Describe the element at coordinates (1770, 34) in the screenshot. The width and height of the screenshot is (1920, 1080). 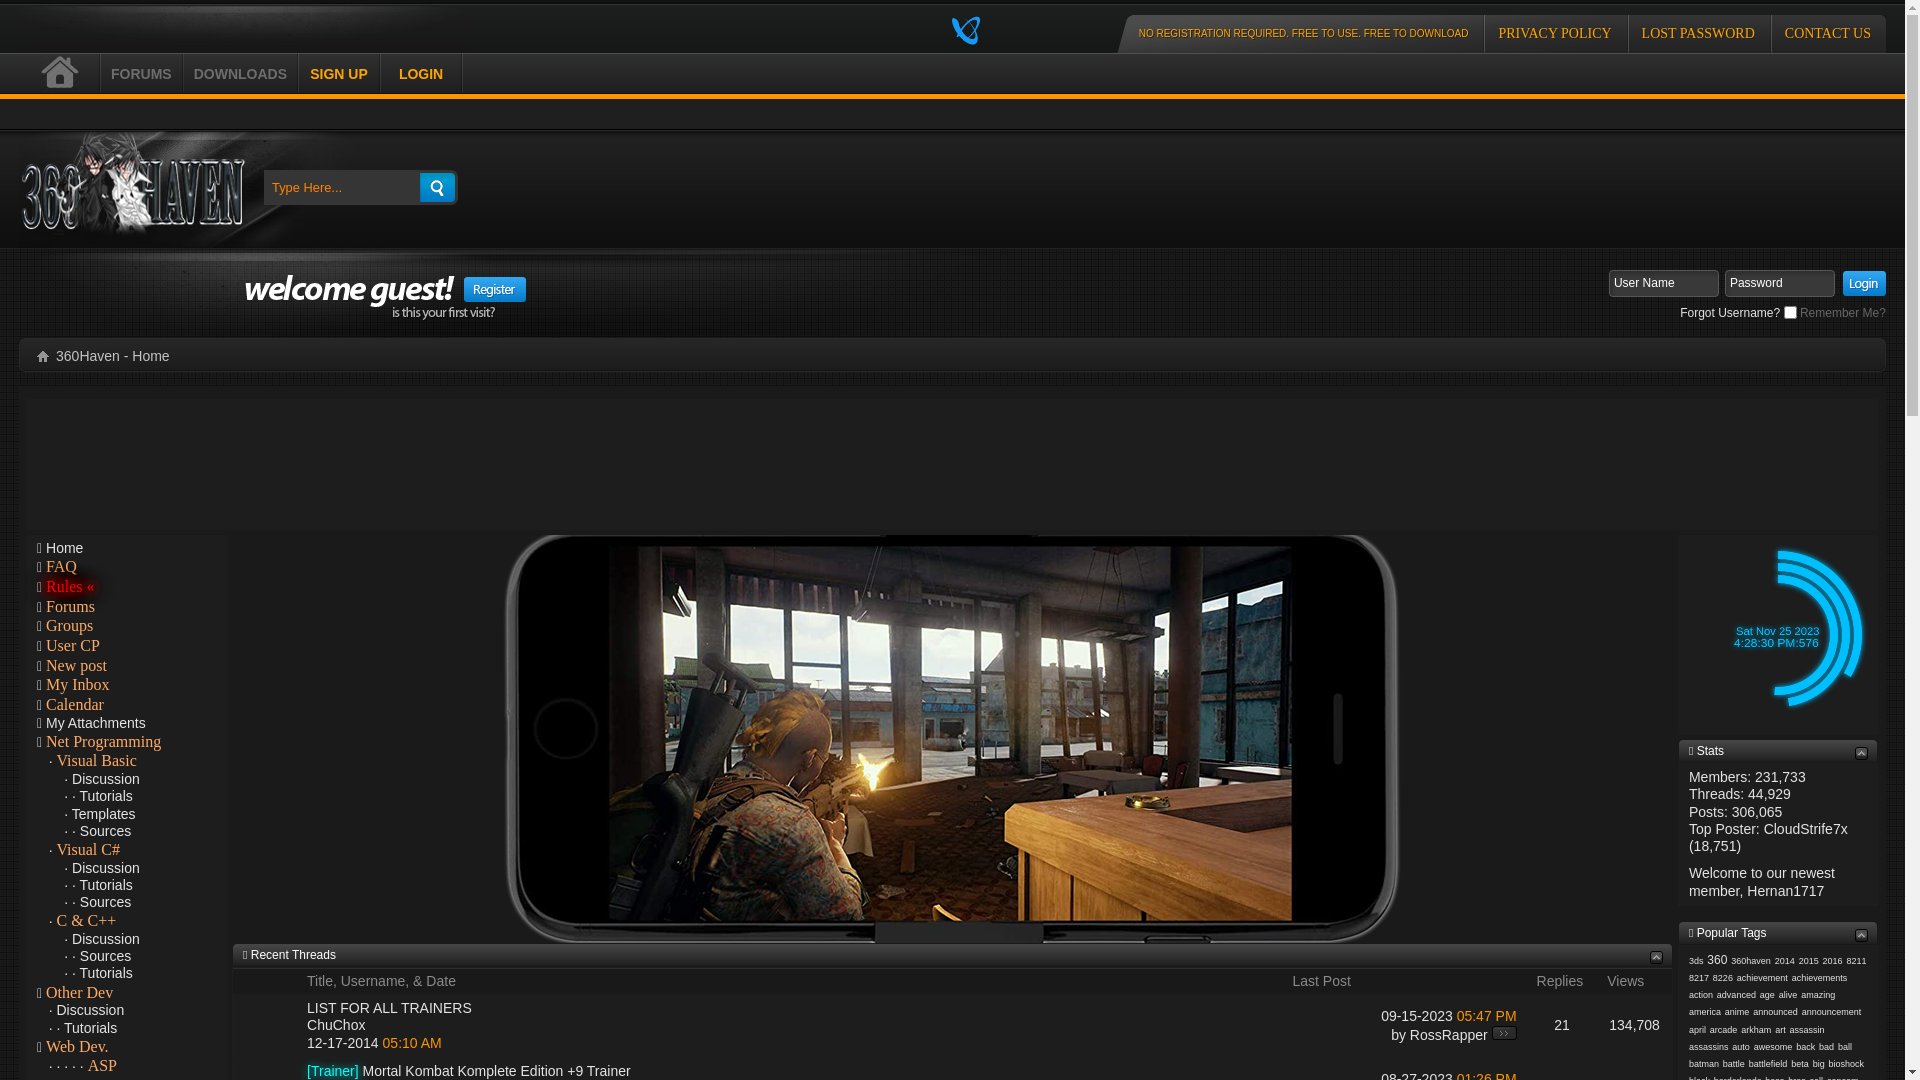
I see `'CONTACT US'` at that location.